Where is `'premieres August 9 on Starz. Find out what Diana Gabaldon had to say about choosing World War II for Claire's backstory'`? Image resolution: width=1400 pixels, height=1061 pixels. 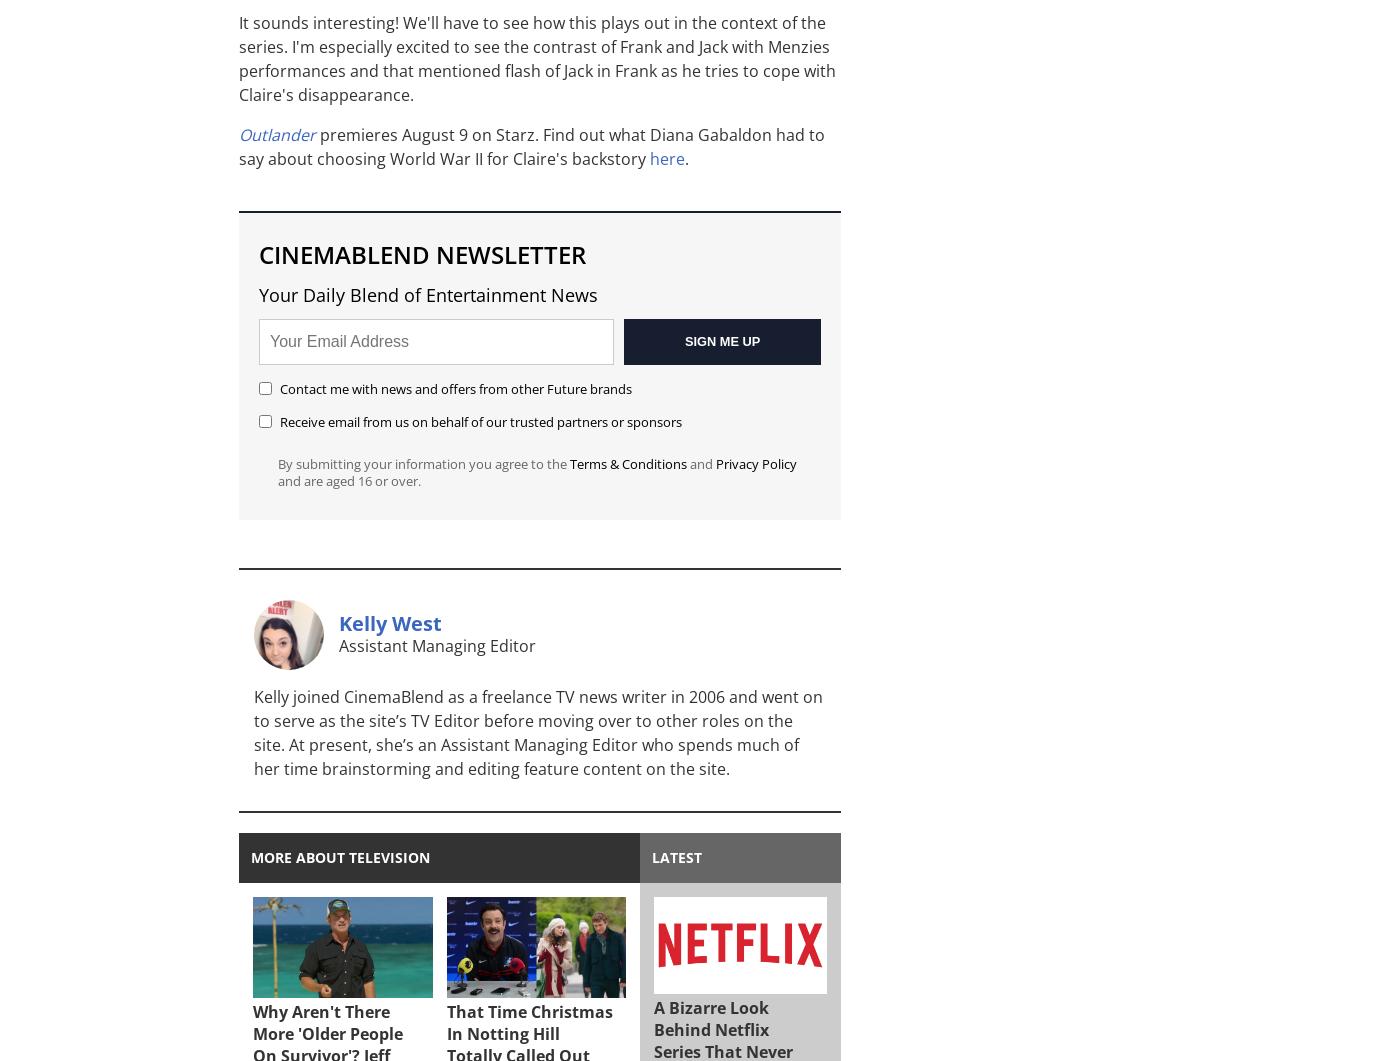 'premieres August 9 on Starz. Find out what Diana Gabaldon had to say about choosing World War II for Claire's backstory' is located at coordinates (532, 146).